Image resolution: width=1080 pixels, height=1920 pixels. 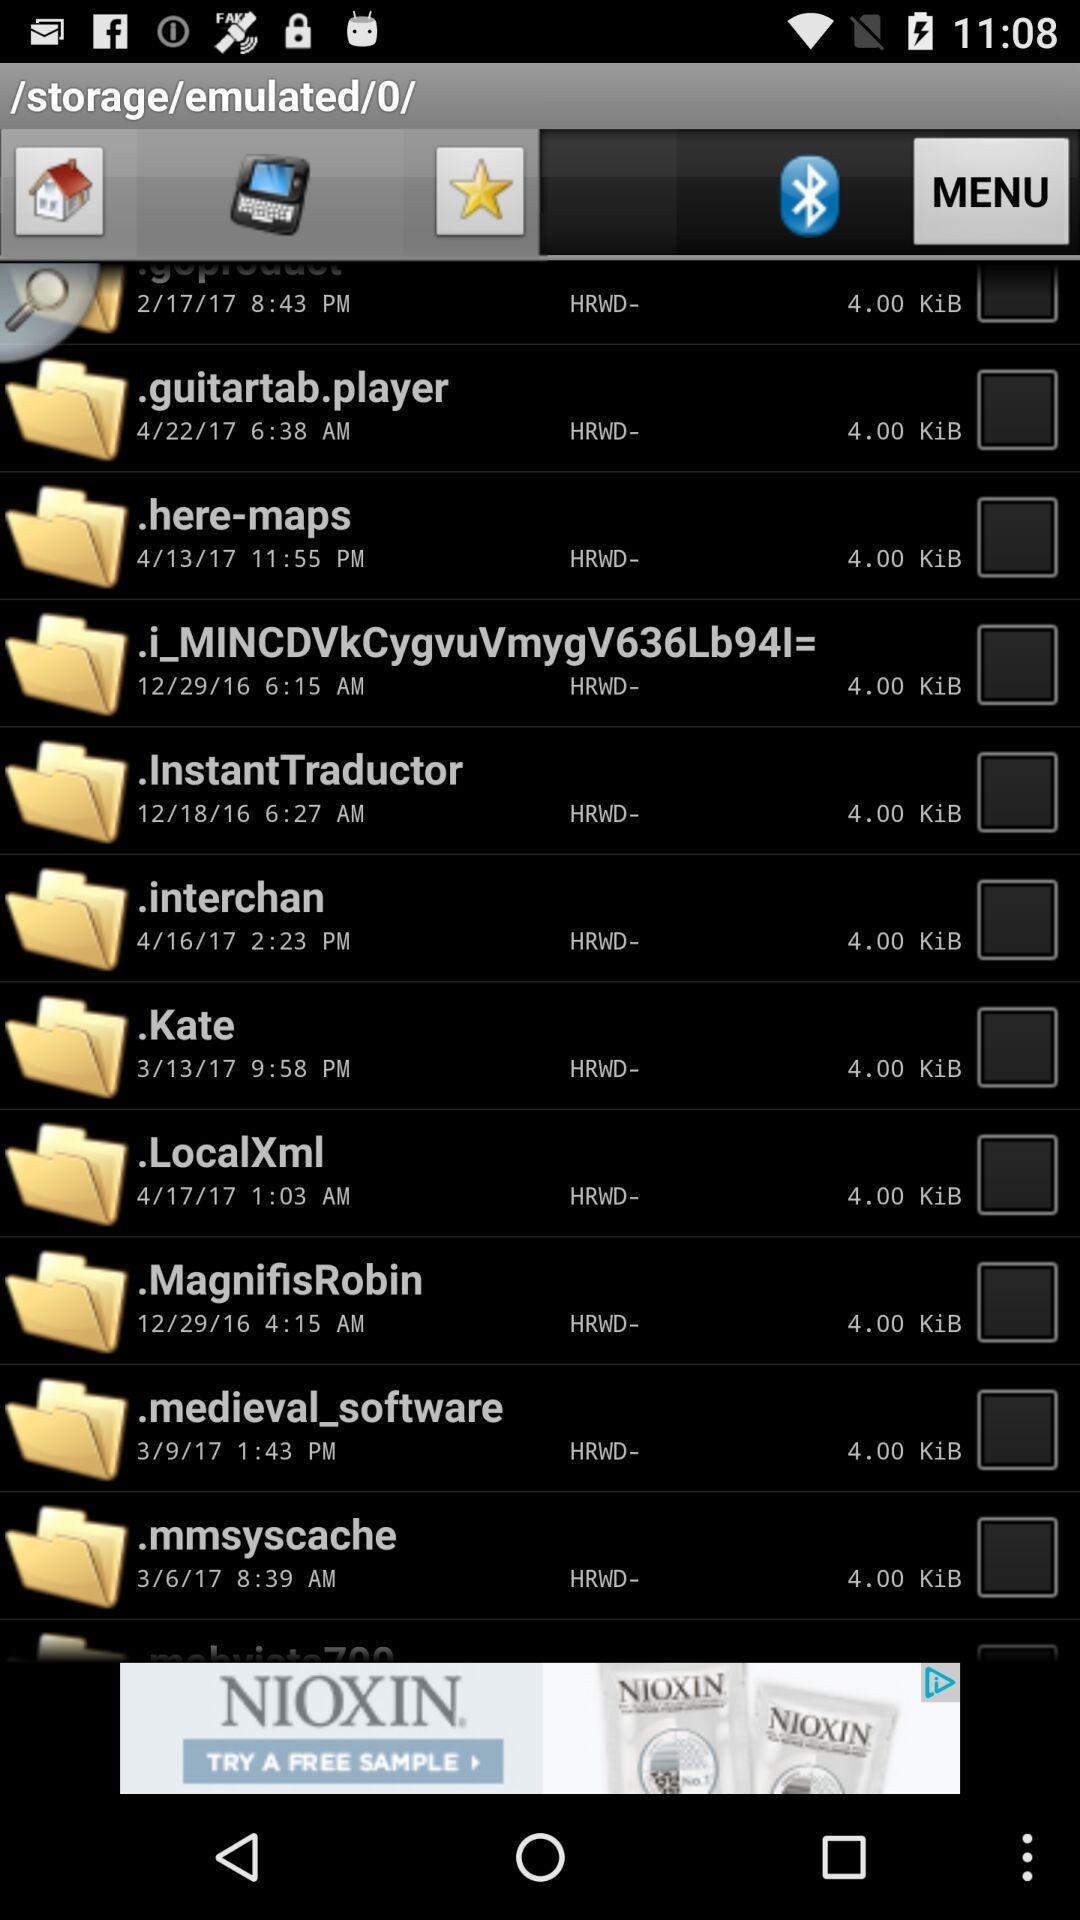 I want to click on open search bar, so click(x=56, y=321).